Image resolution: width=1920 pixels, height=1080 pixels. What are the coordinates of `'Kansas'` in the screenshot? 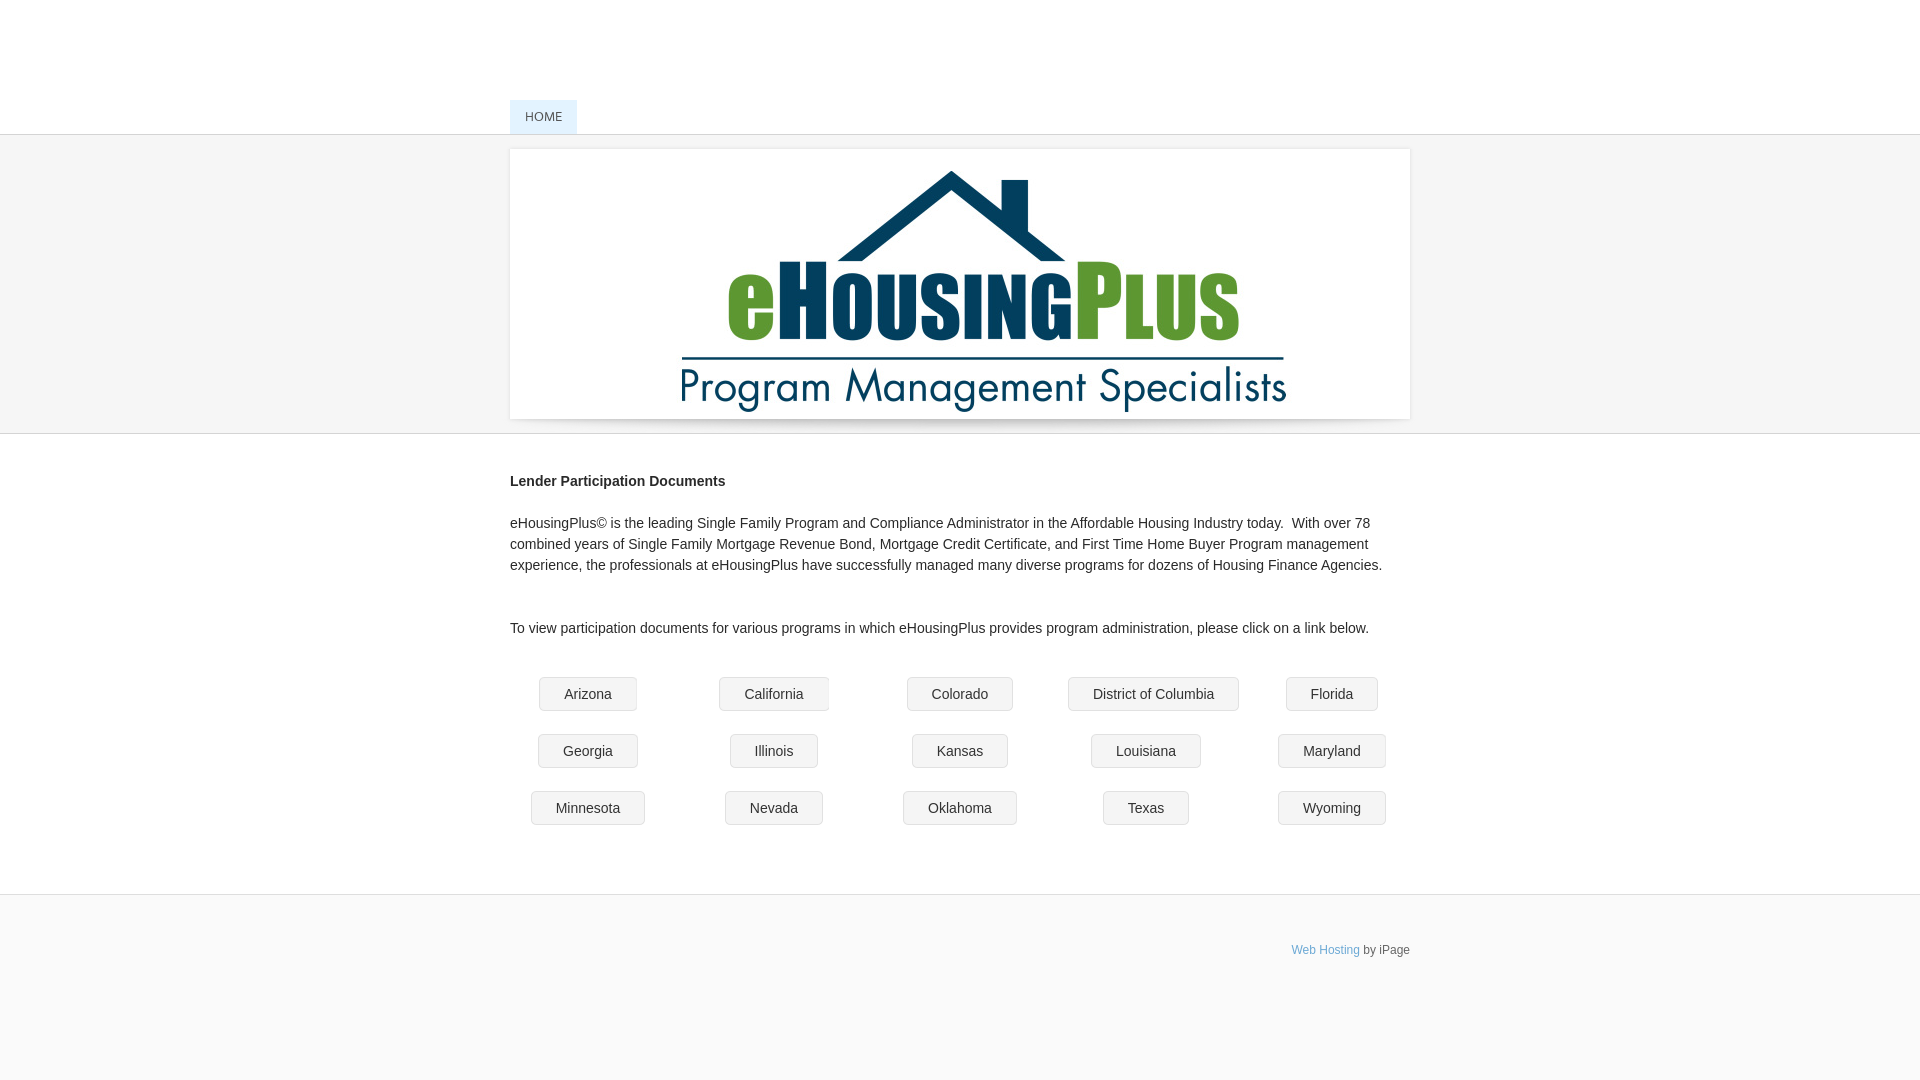 It's located at (960, 751).